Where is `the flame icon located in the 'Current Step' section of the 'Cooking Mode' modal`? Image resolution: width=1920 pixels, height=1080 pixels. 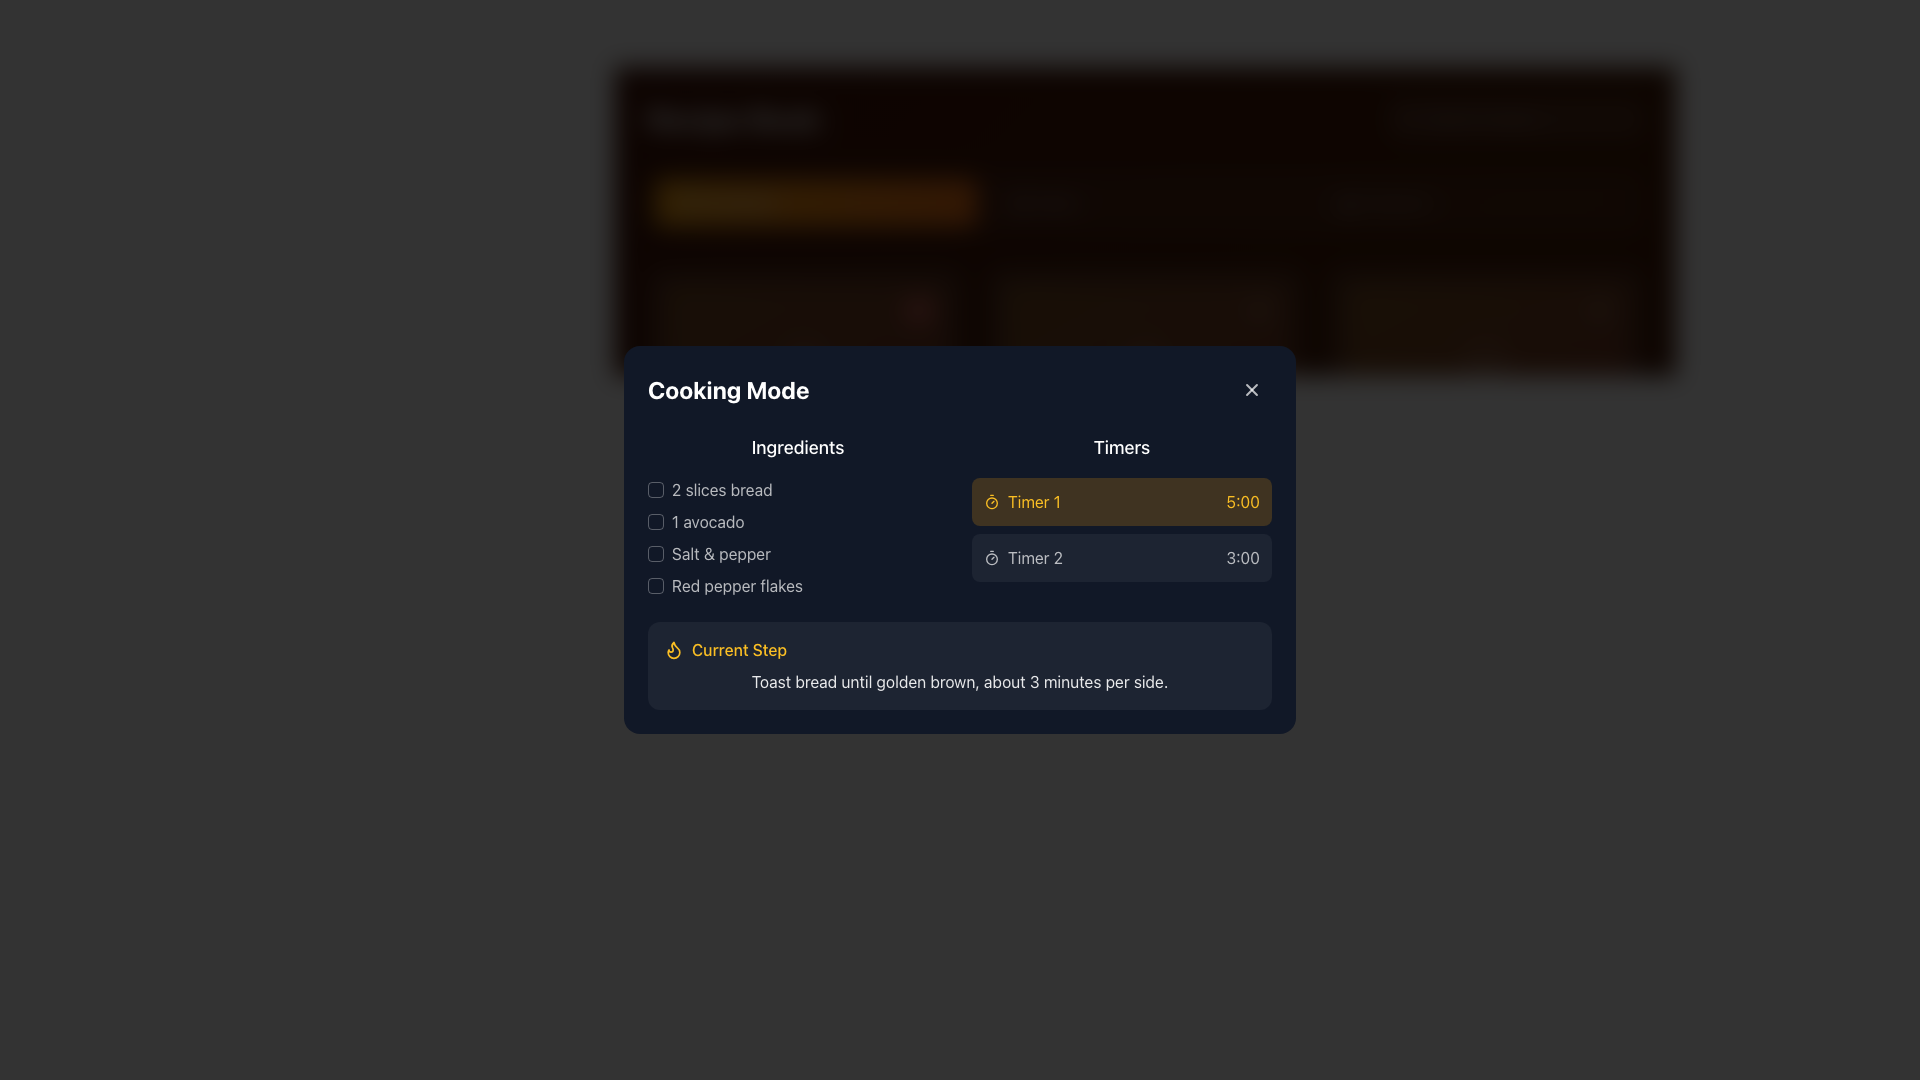 the flame icon located in the 'Current Step' section of the 'Cooking Mode' modal is located at coordinates (673, 650).